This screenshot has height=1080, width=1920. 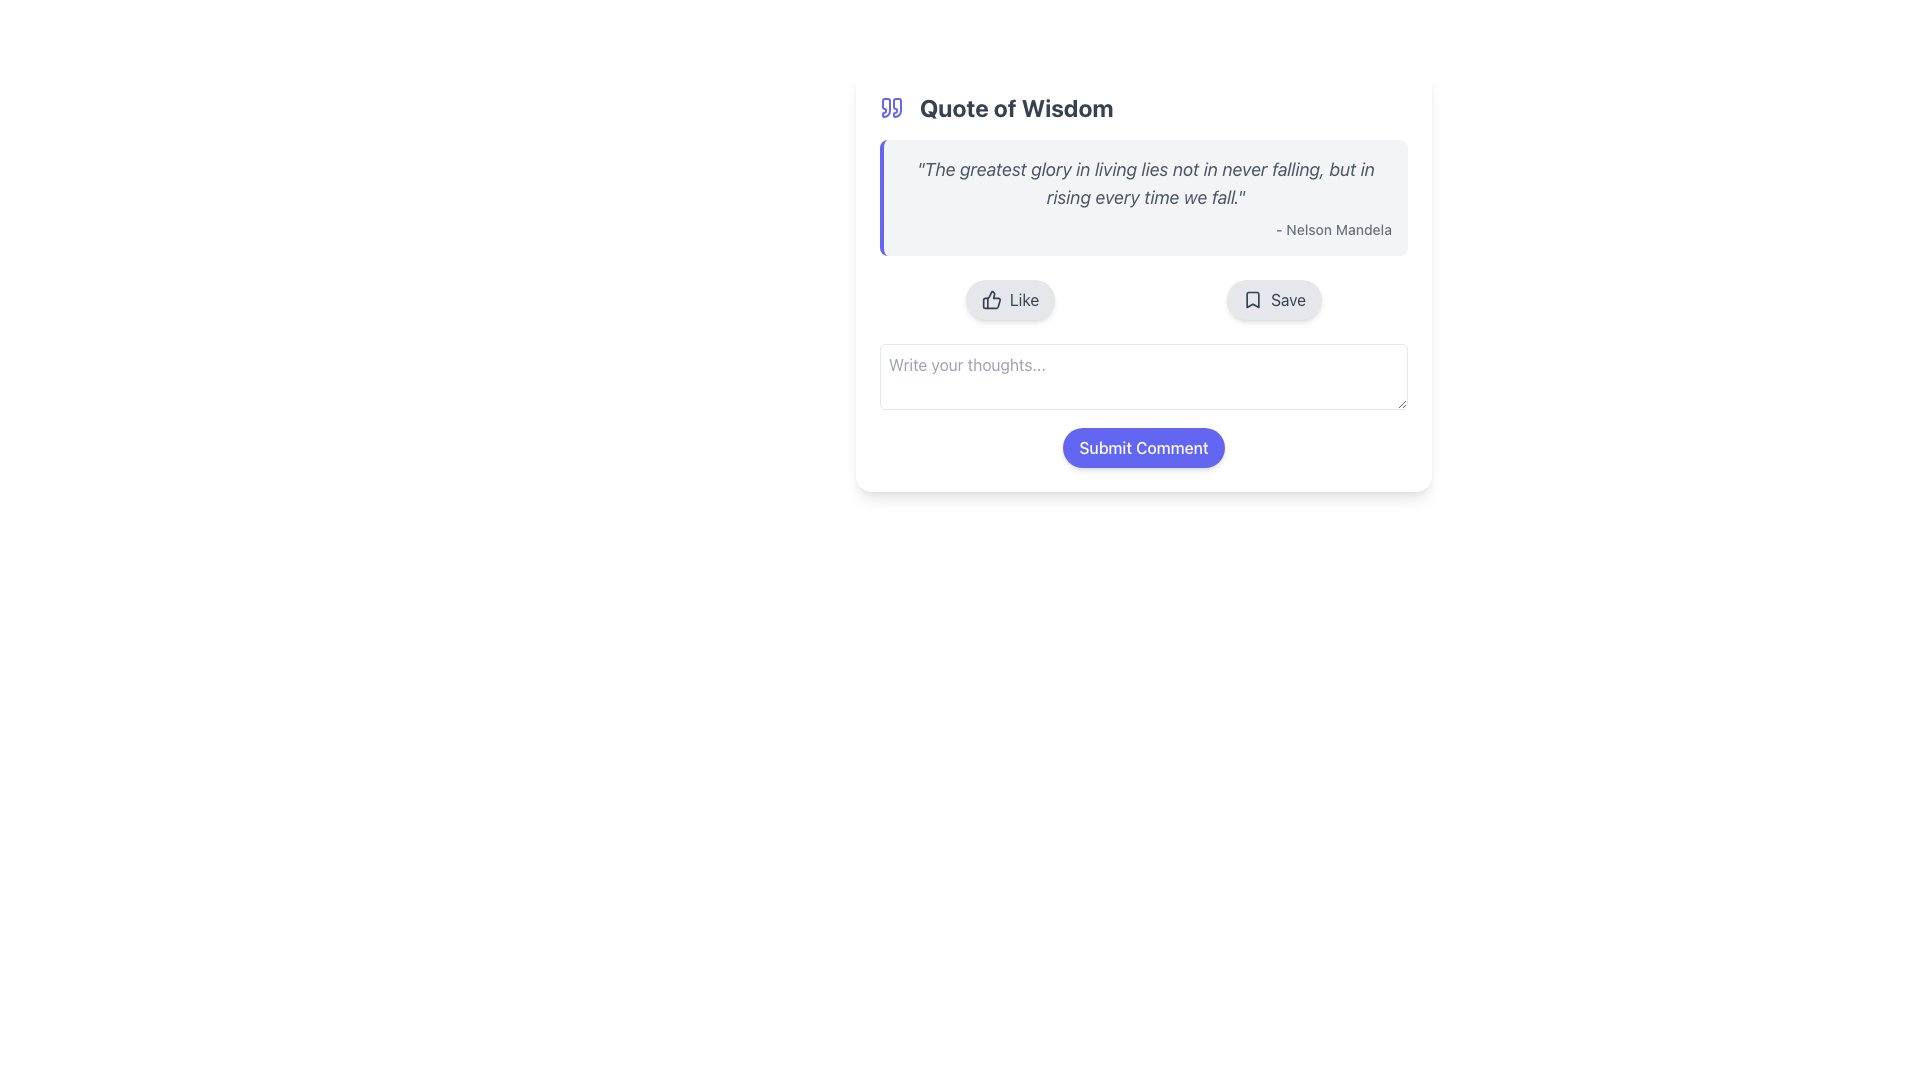 I want to click on the 'Quote of Wisdom' text label, which is a bold heading in dark gray color located at the upper part of a card-like component, so click(x=1016, y=108).